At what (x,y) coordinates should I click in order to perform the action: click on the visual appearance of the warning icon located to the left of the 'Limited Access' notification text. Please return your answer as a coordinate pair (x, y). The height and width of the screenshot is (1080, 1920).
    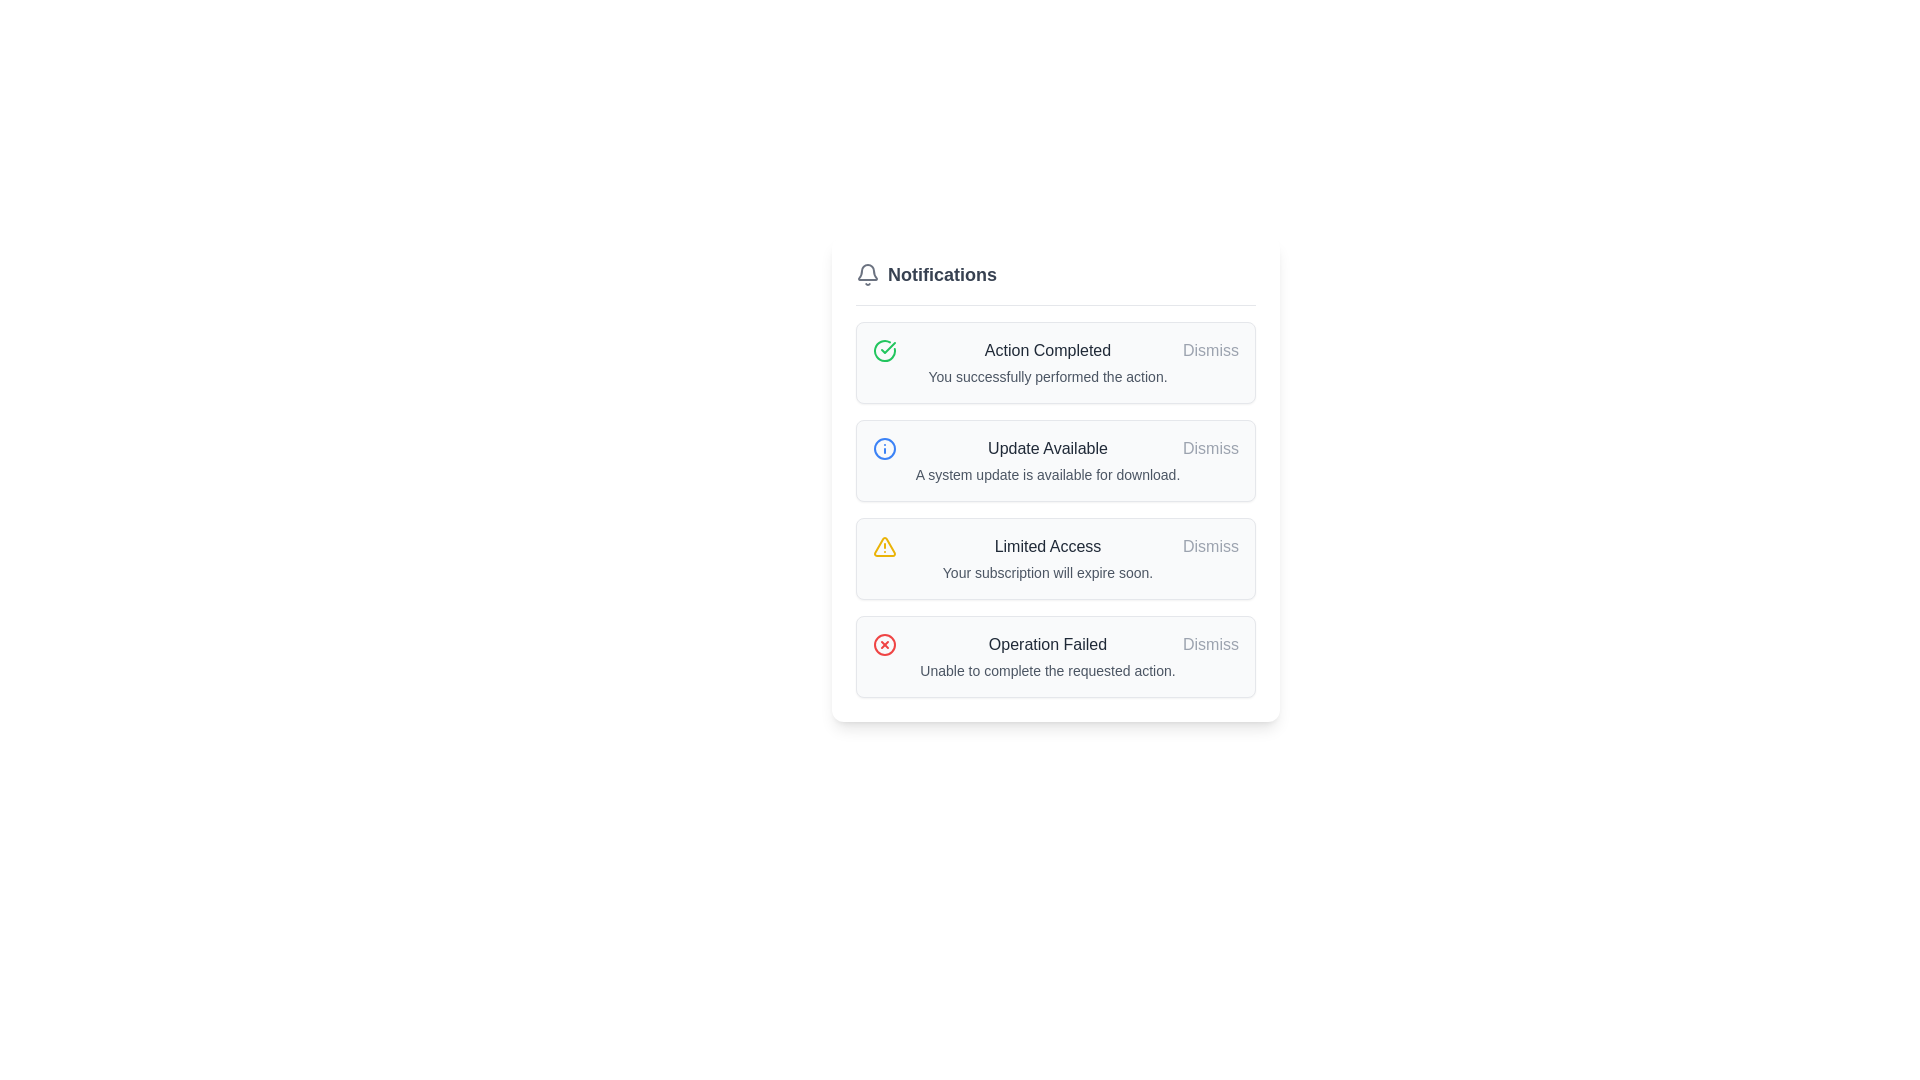
    Looking at the image, I should click on (883, 547).